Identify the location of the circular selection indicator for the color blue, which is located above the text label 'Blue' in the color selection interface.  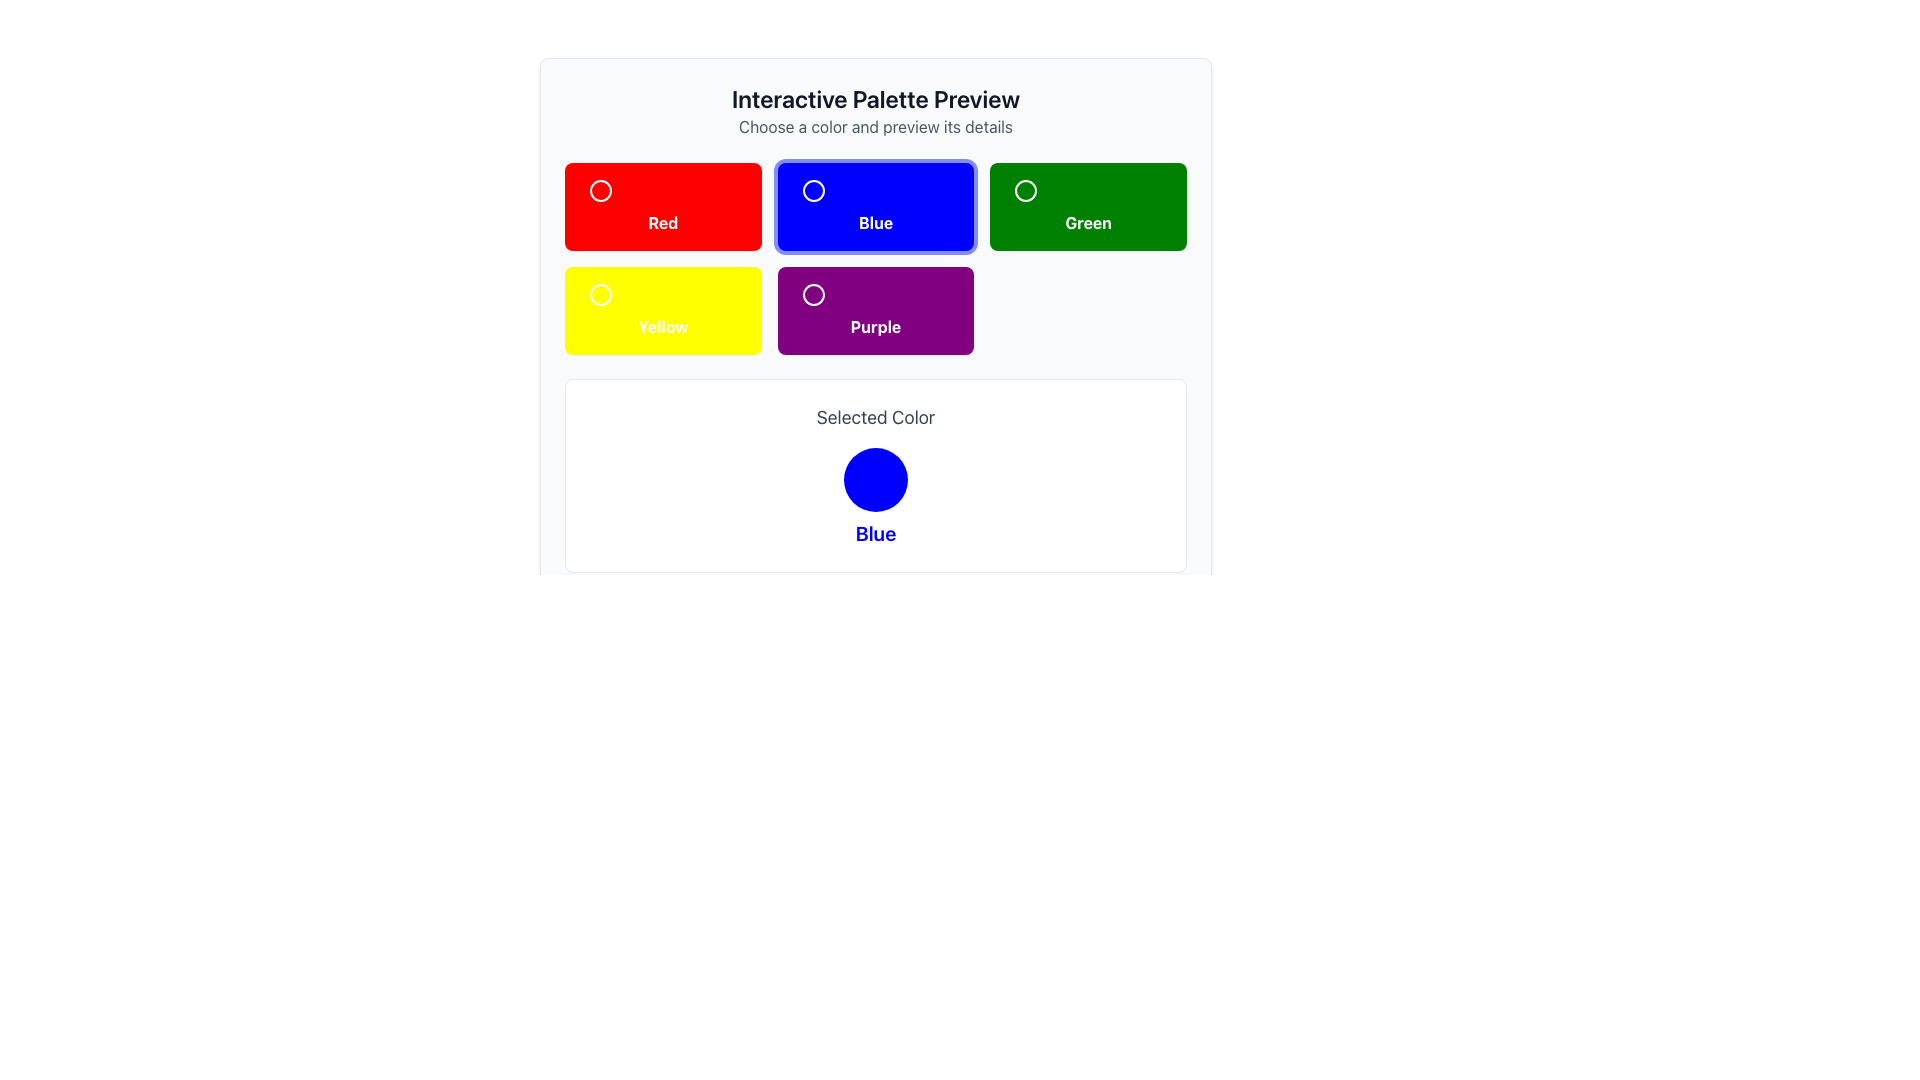
(813, 191).